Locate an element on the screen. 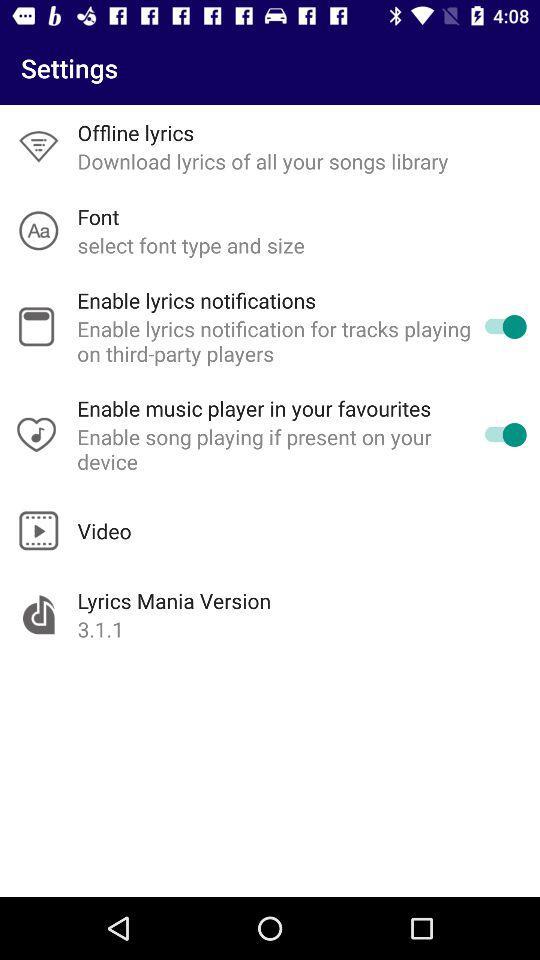 The height and width of the screenshot is (960, 540). app below offline lyrics is located at coordinates (263, 160).